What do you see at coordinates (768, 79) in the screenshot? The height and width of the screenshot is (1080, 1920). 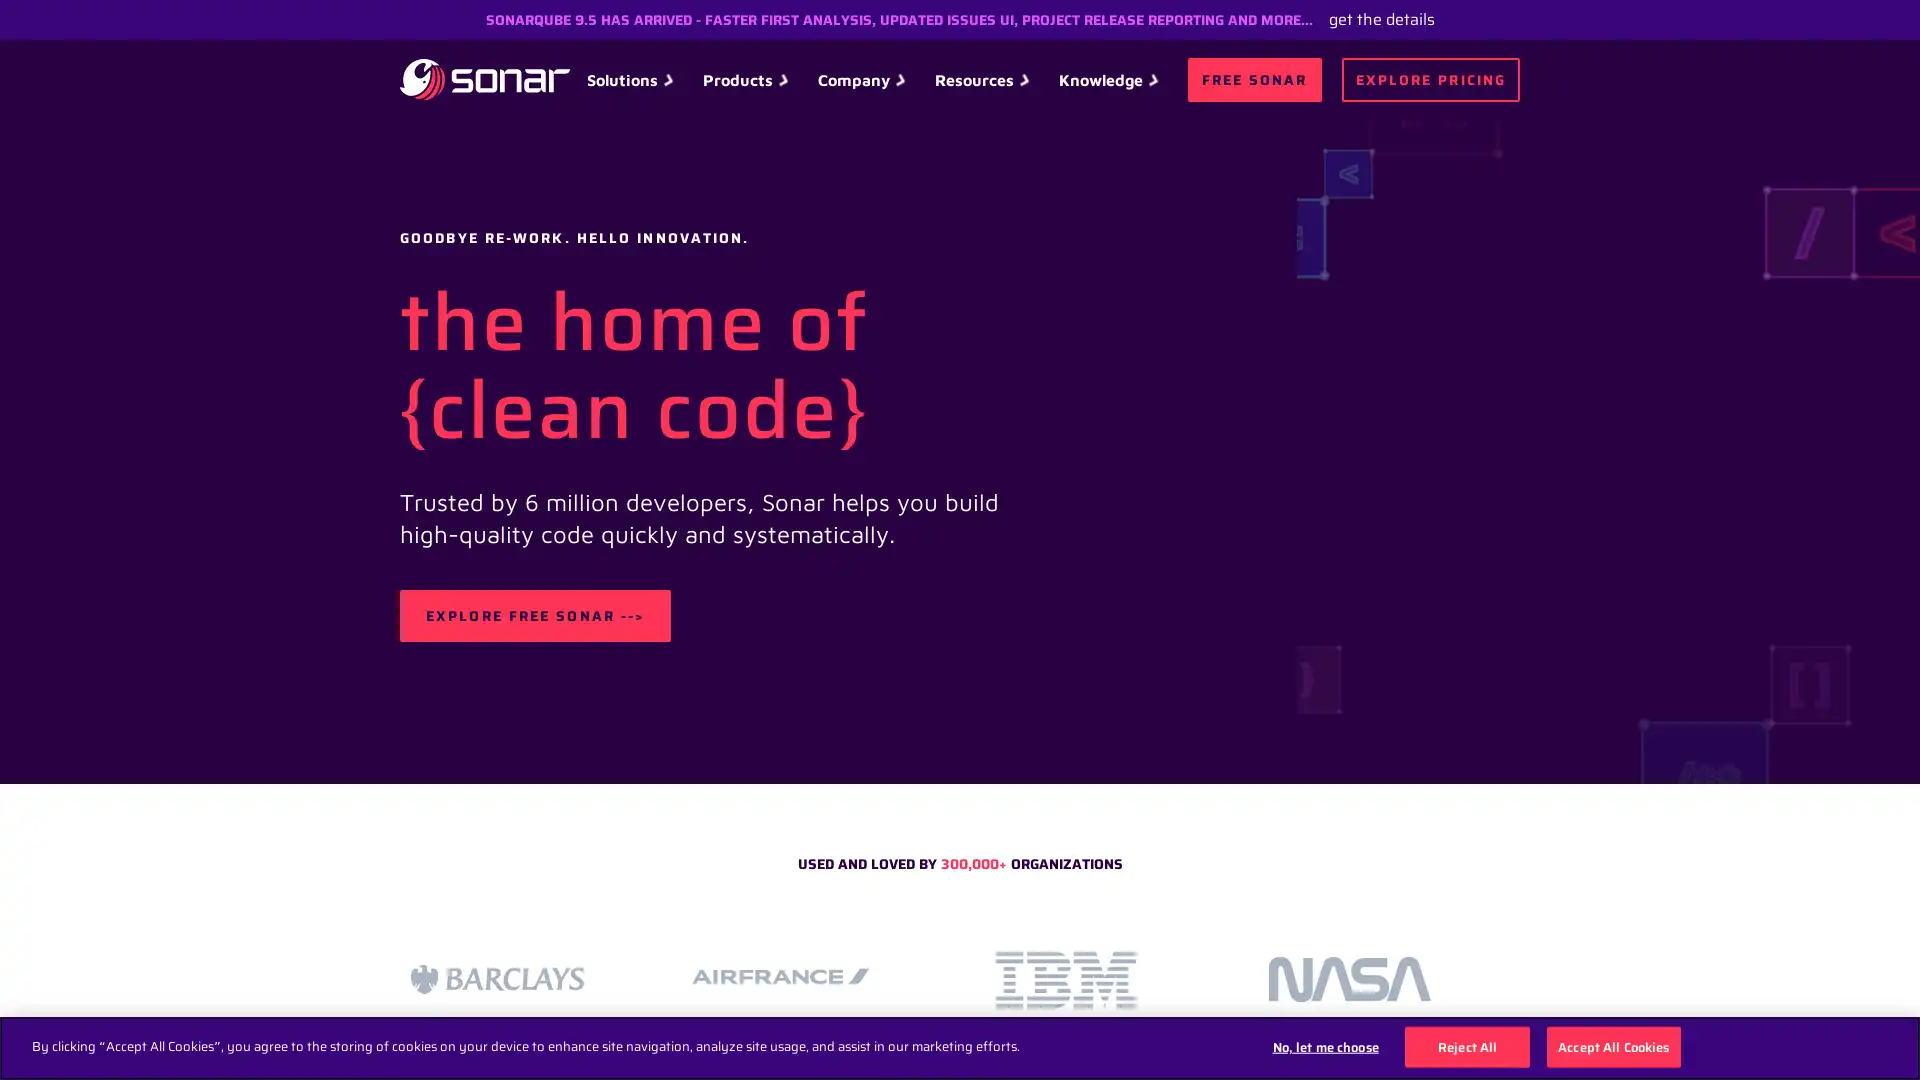 I see `Products` at bounding box center [768, 79].